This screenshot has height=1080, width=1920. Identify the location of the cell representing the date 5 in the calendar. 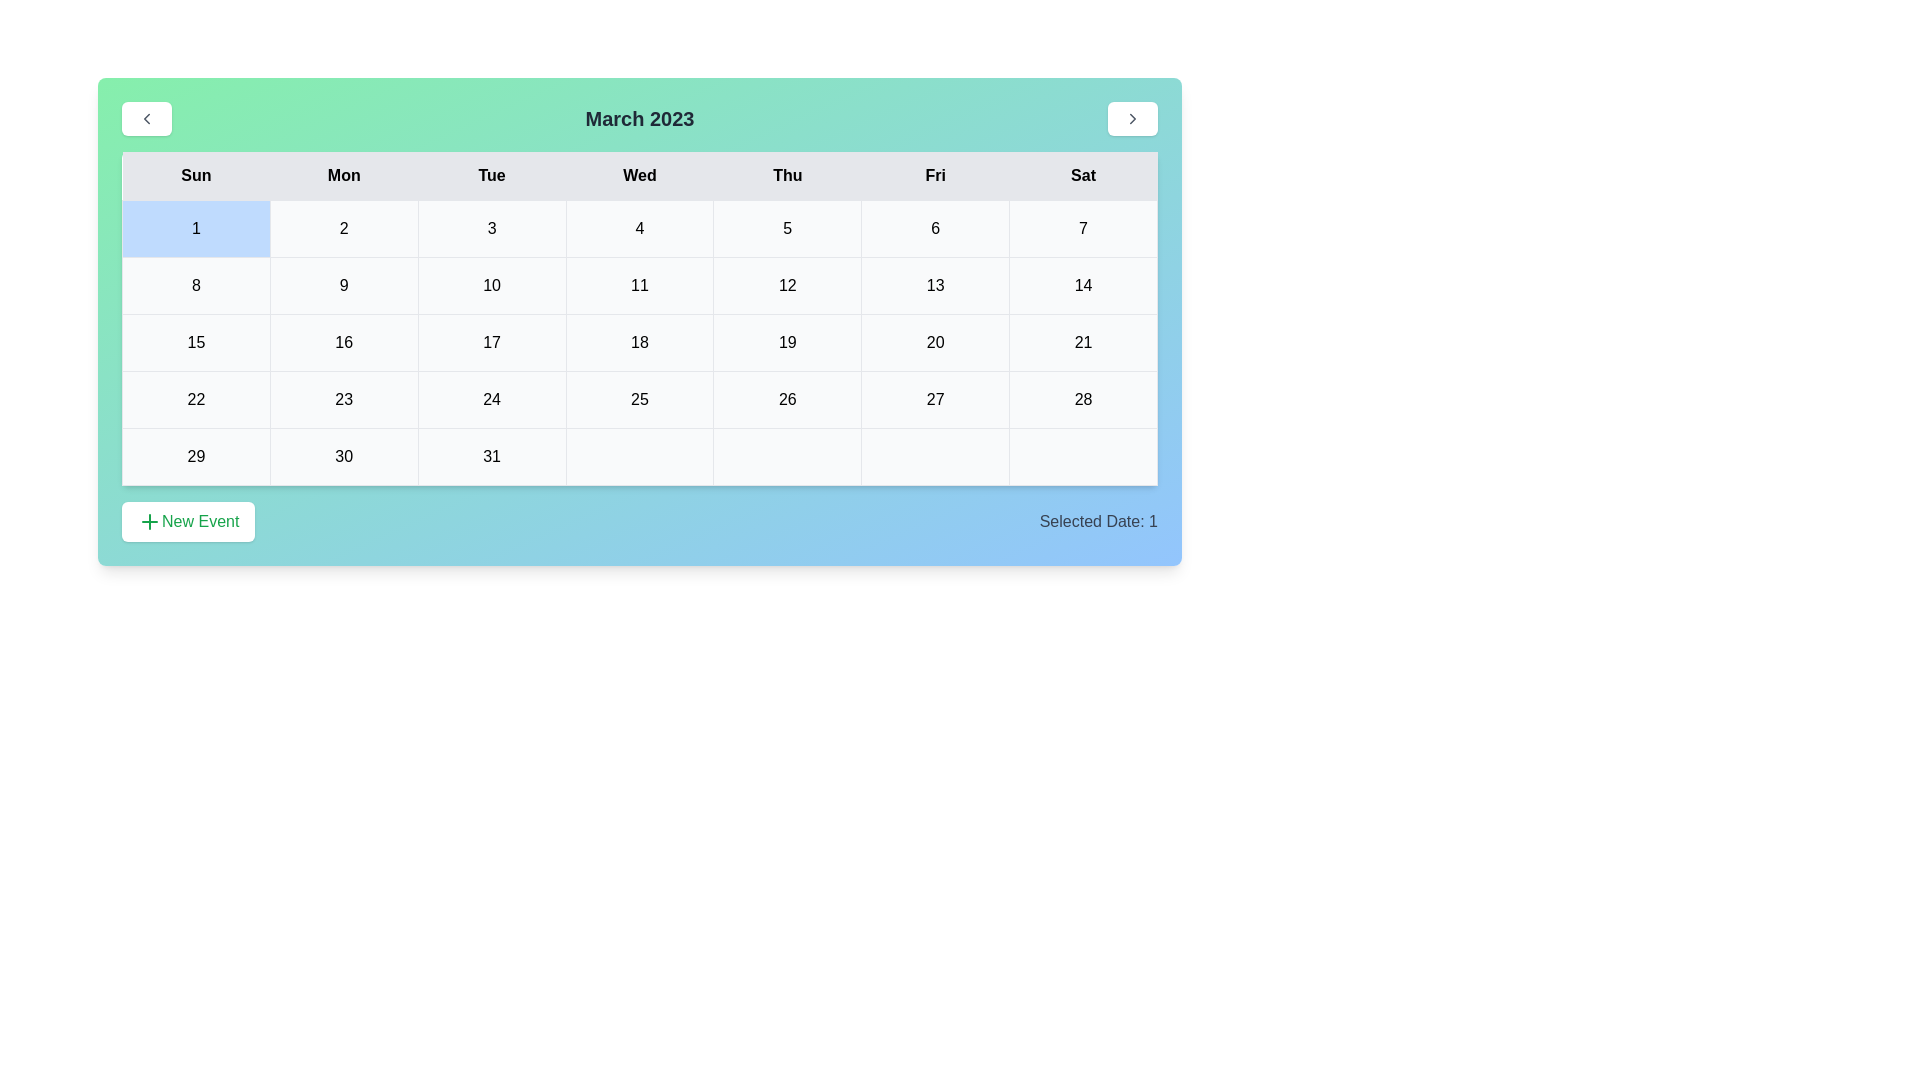
(786, 227).